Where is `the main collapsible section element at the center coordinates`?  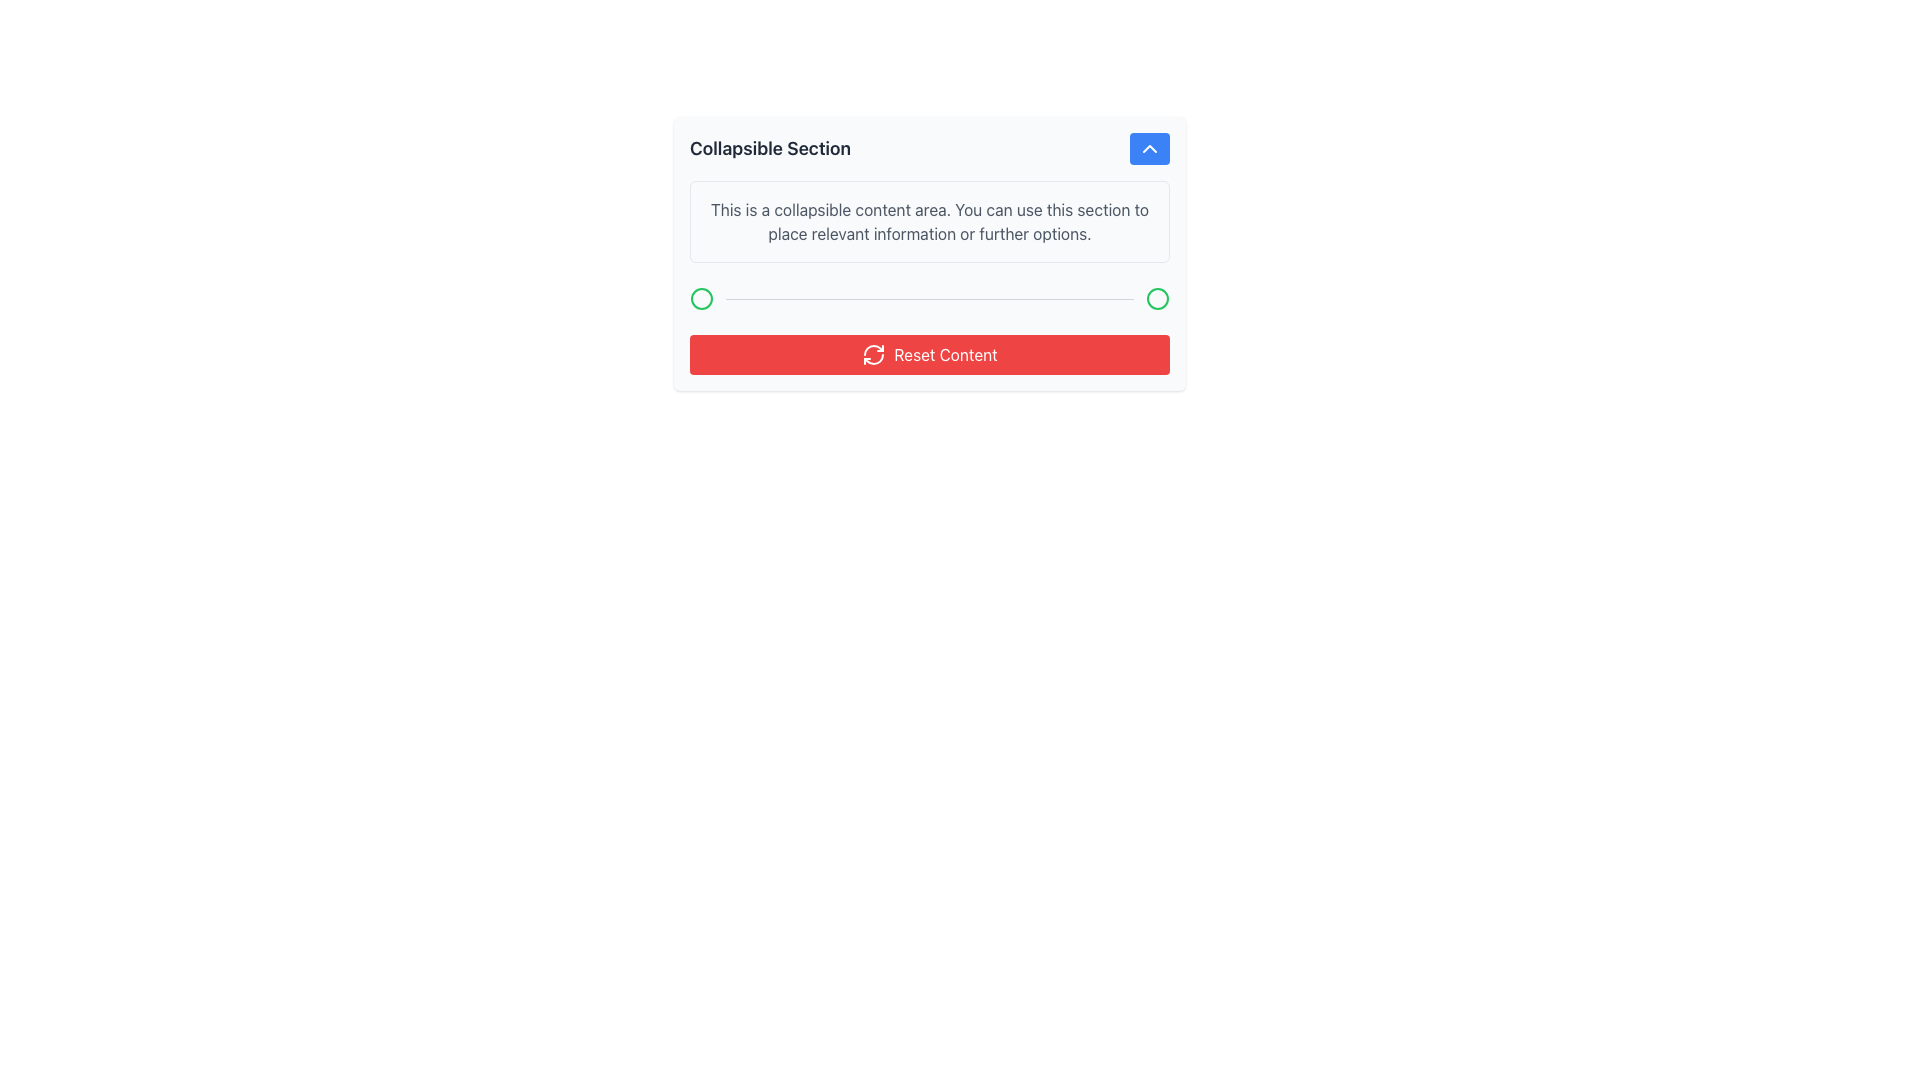
the main collapsible section element at the center coordinates is located at coordinates (929, 253).